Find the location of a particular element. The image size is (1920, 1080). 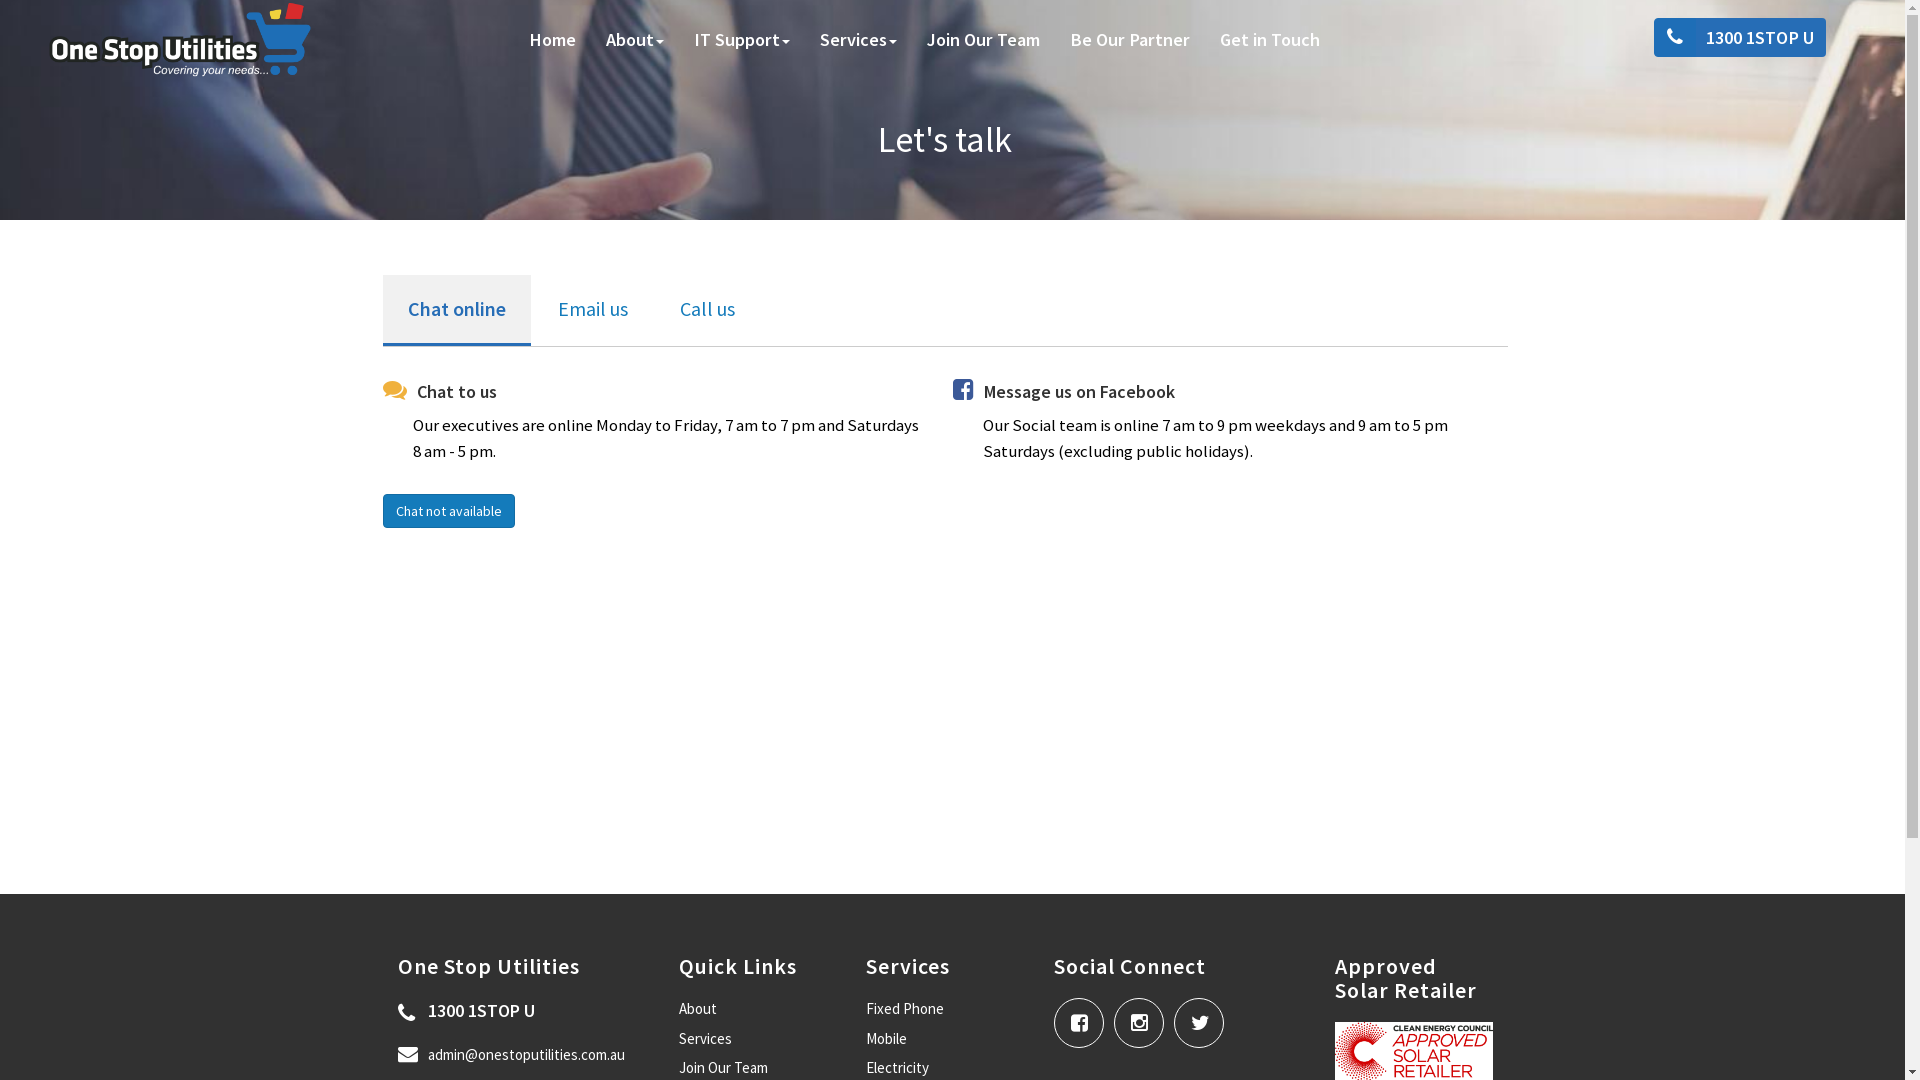

'Chat not available' is located at coordinates (382, 509).